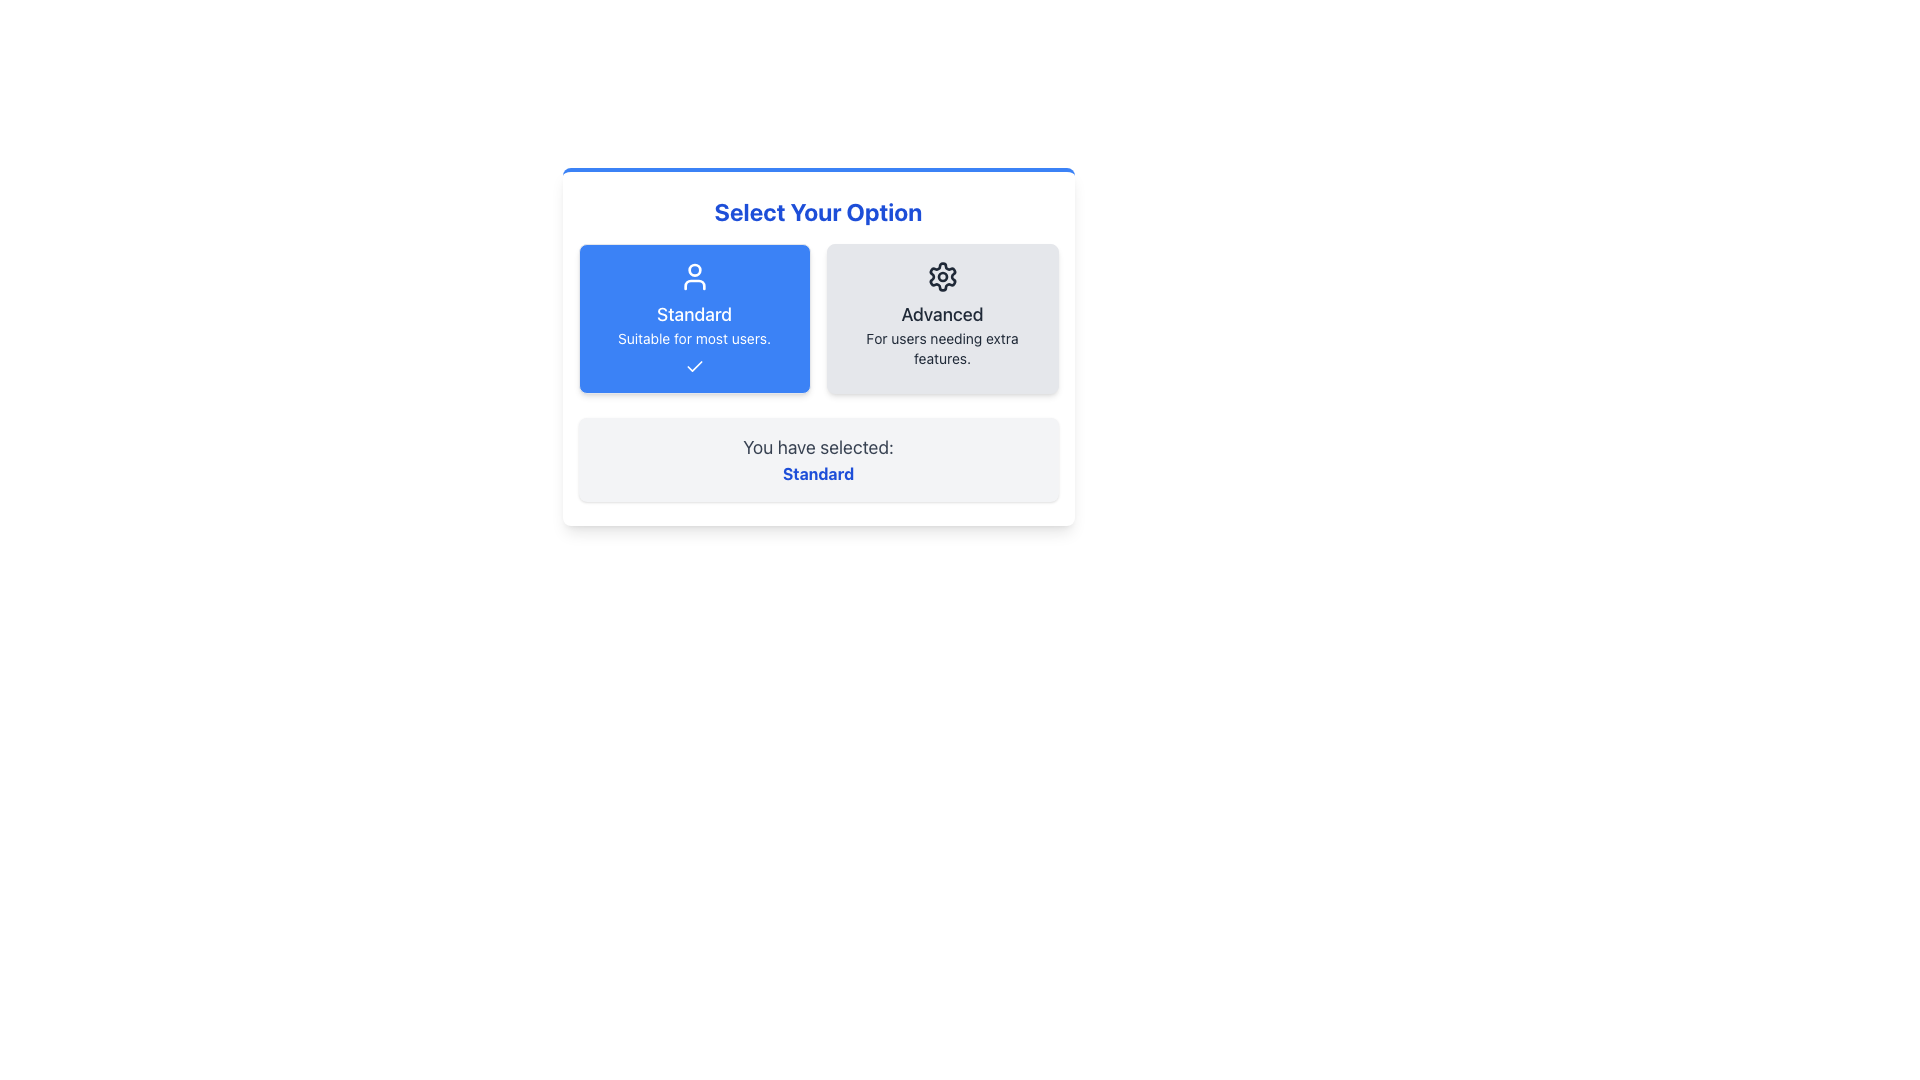 This screenshot has width=1920, height=1080. I want to click on informational text block that confirms the user's selected option, located at the bottom of the panel under the selection cards labeled 'Standard' and 'Advanced', so click(818, 459).